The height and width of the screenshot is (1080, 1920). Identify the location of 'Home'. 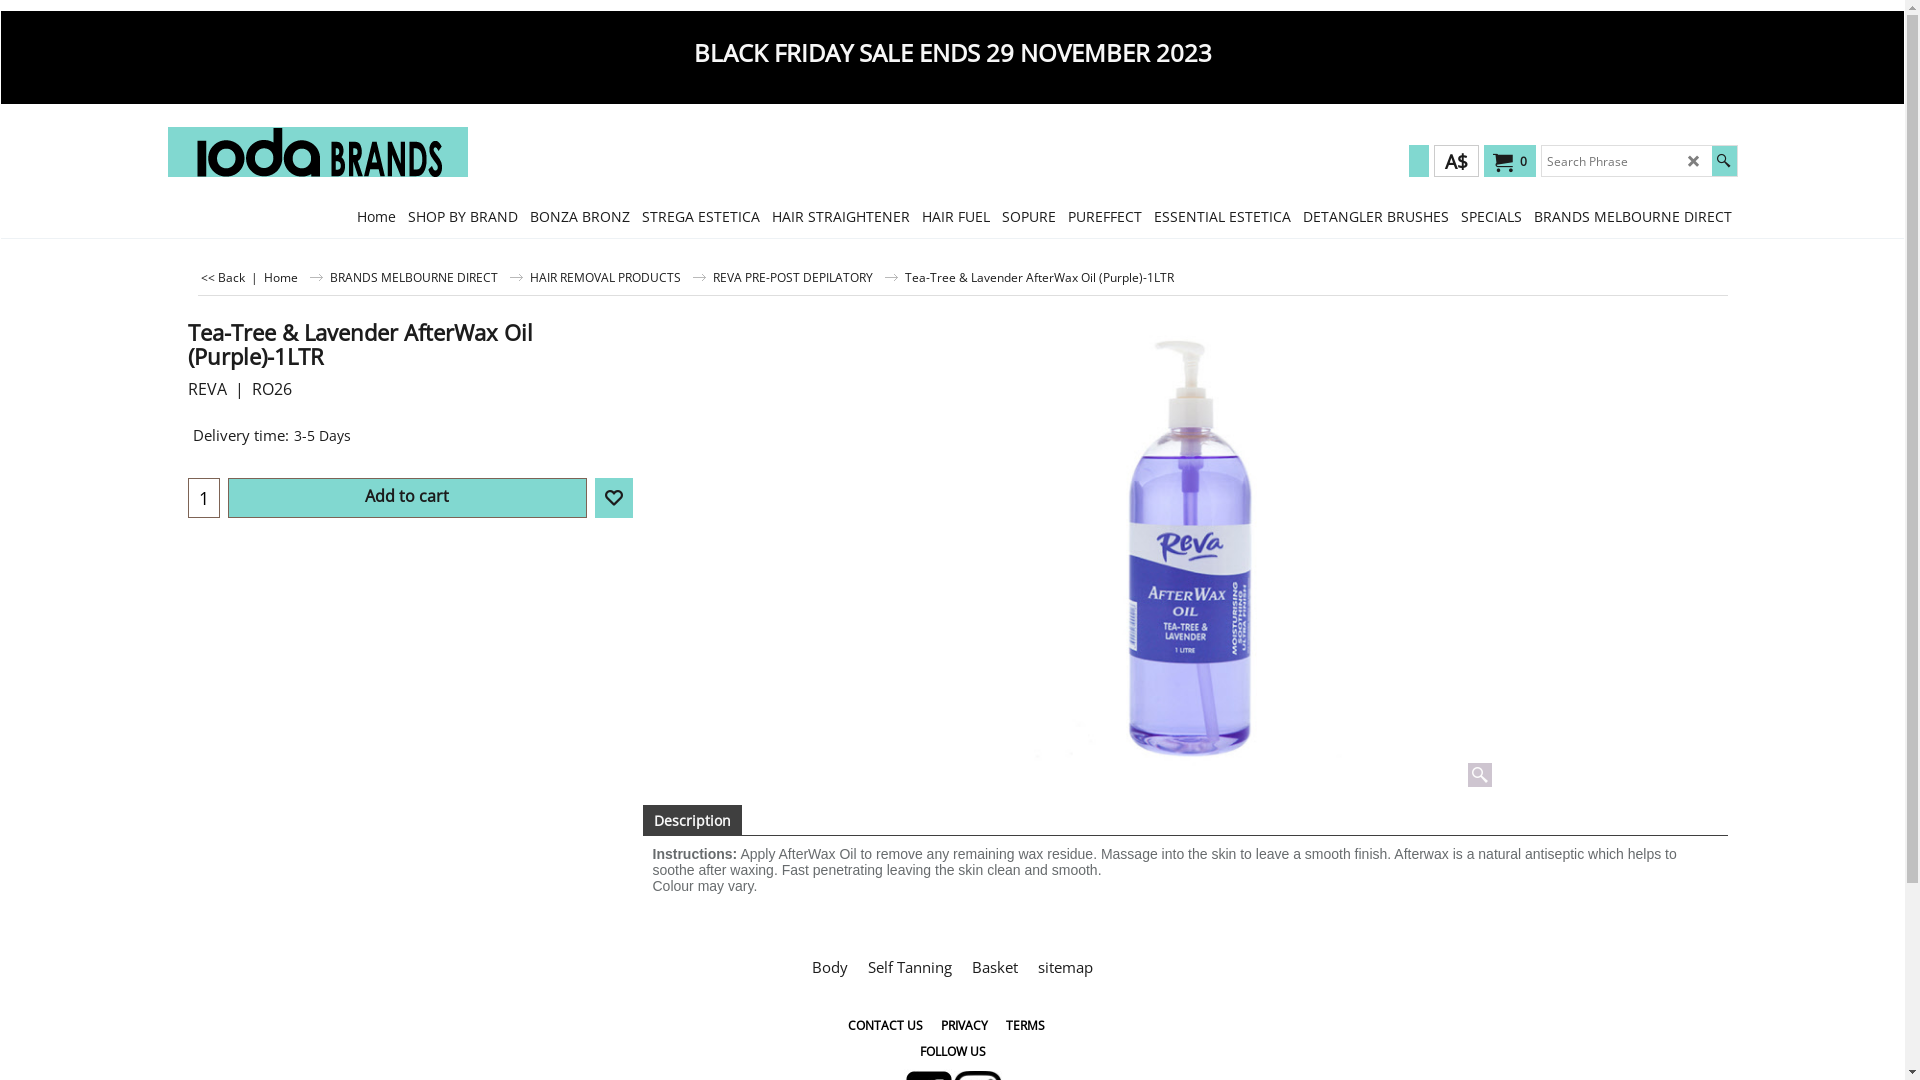
(292, 277).